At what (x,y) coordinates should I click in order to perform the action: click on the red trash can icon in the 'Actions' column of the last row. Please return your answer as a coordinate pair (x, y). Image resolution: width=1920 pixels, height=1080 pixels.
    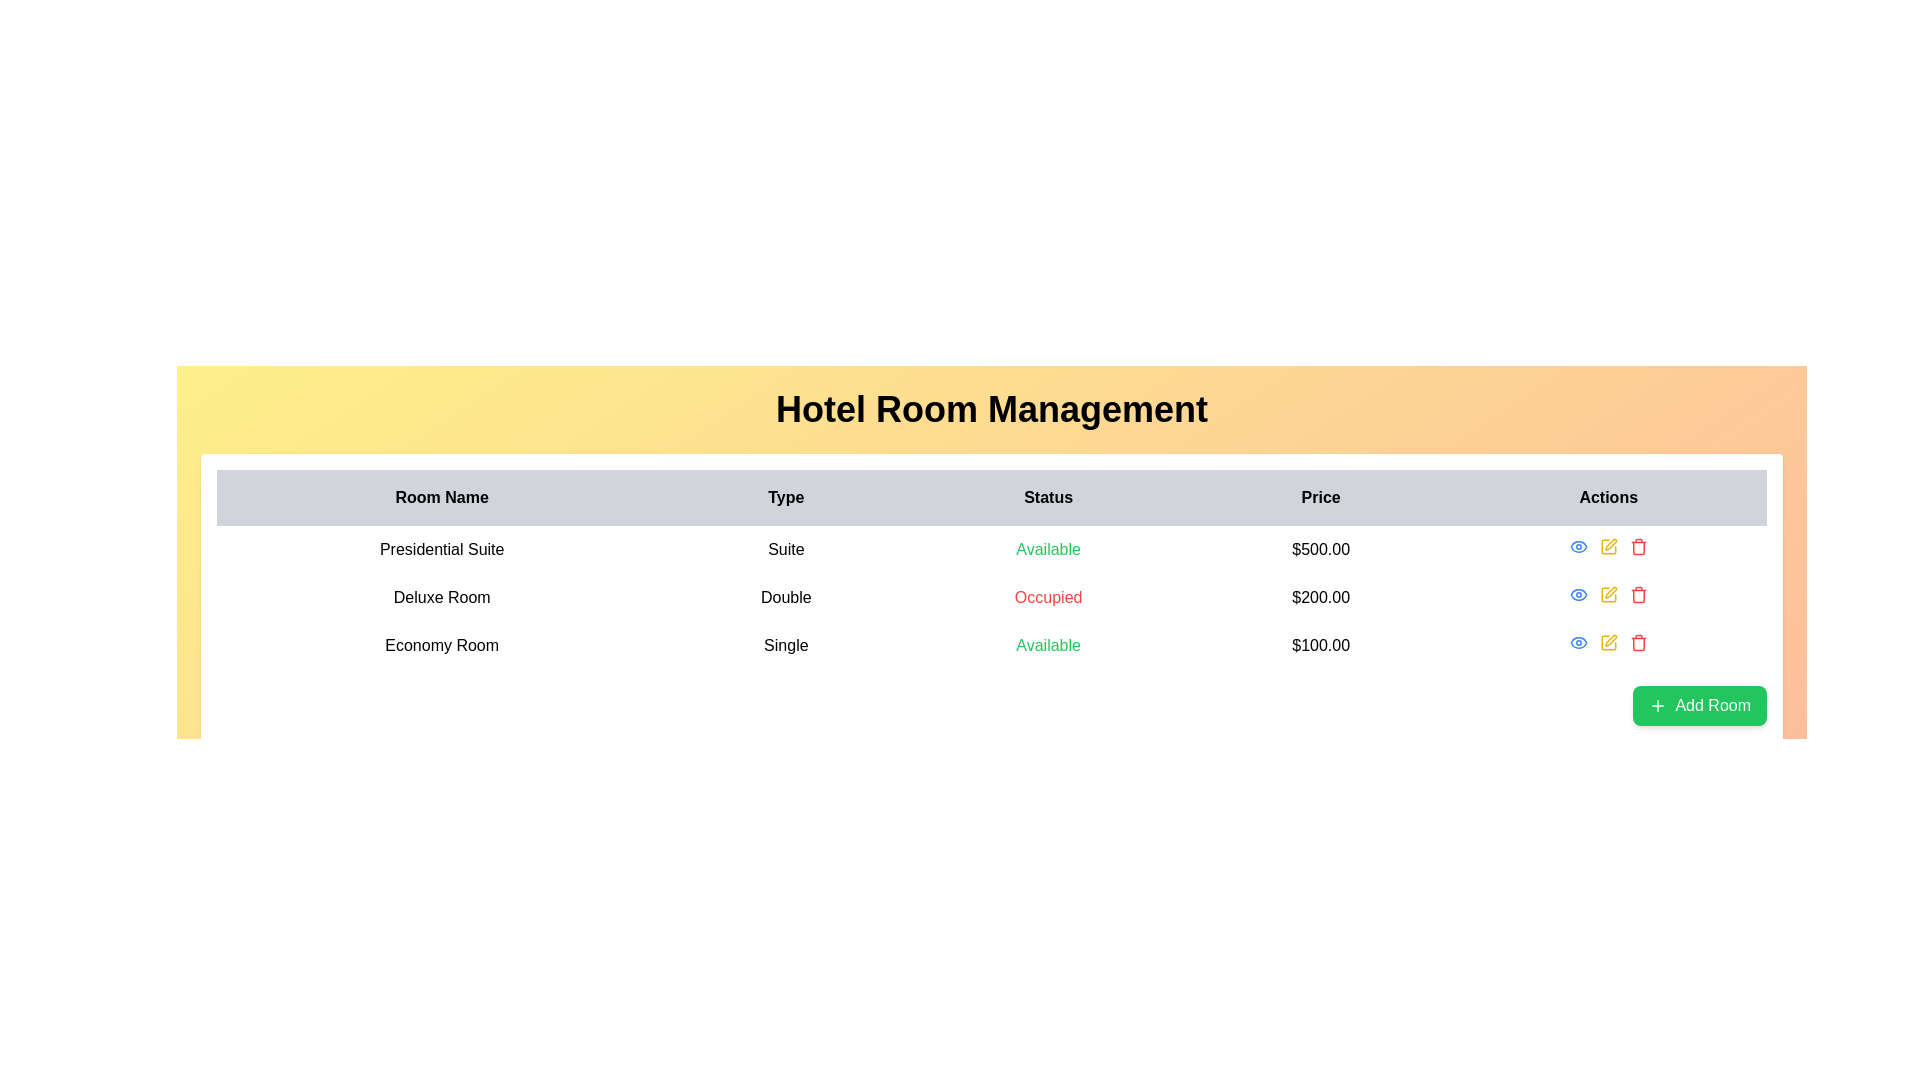
    Looking at the image, I should click on (1638, 644).